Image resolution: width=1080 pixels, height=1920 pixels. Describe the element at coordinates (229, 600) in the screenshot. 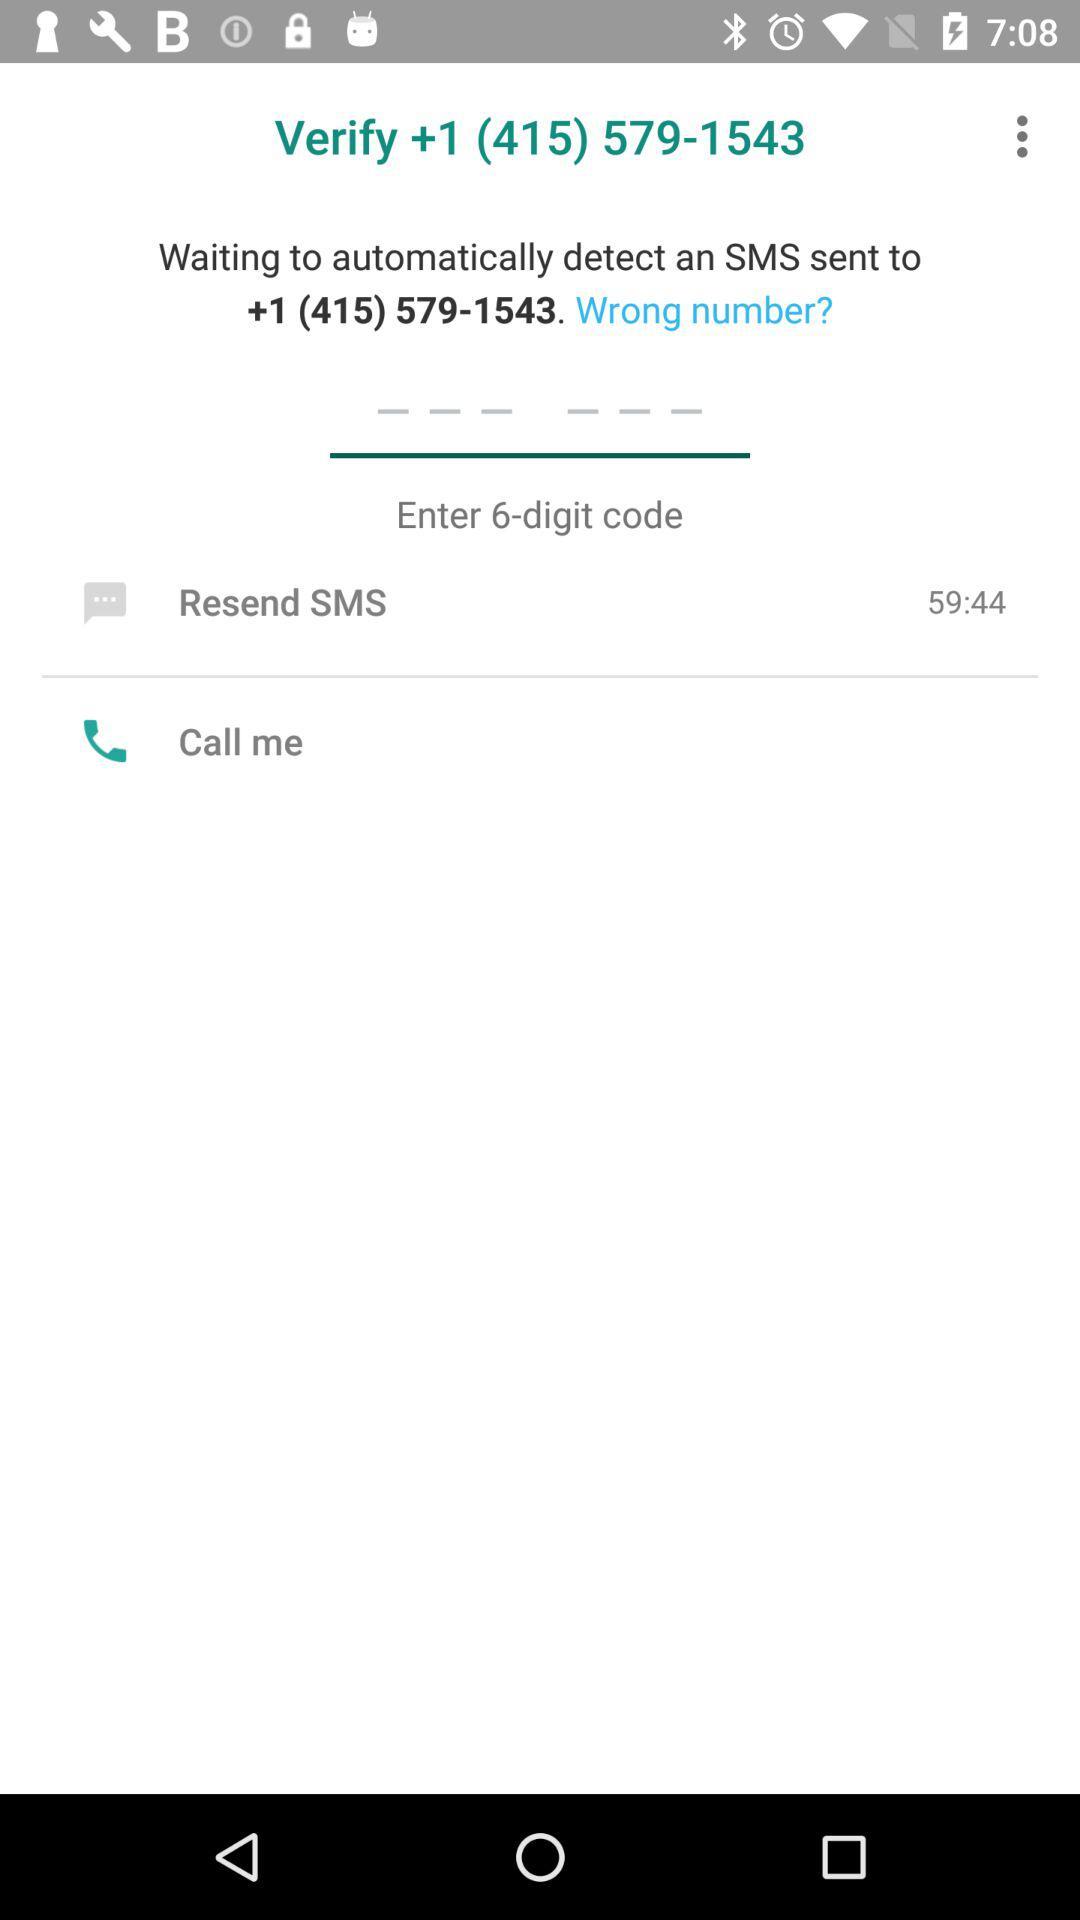

I see `item to the left of 59:44 item` at that location.